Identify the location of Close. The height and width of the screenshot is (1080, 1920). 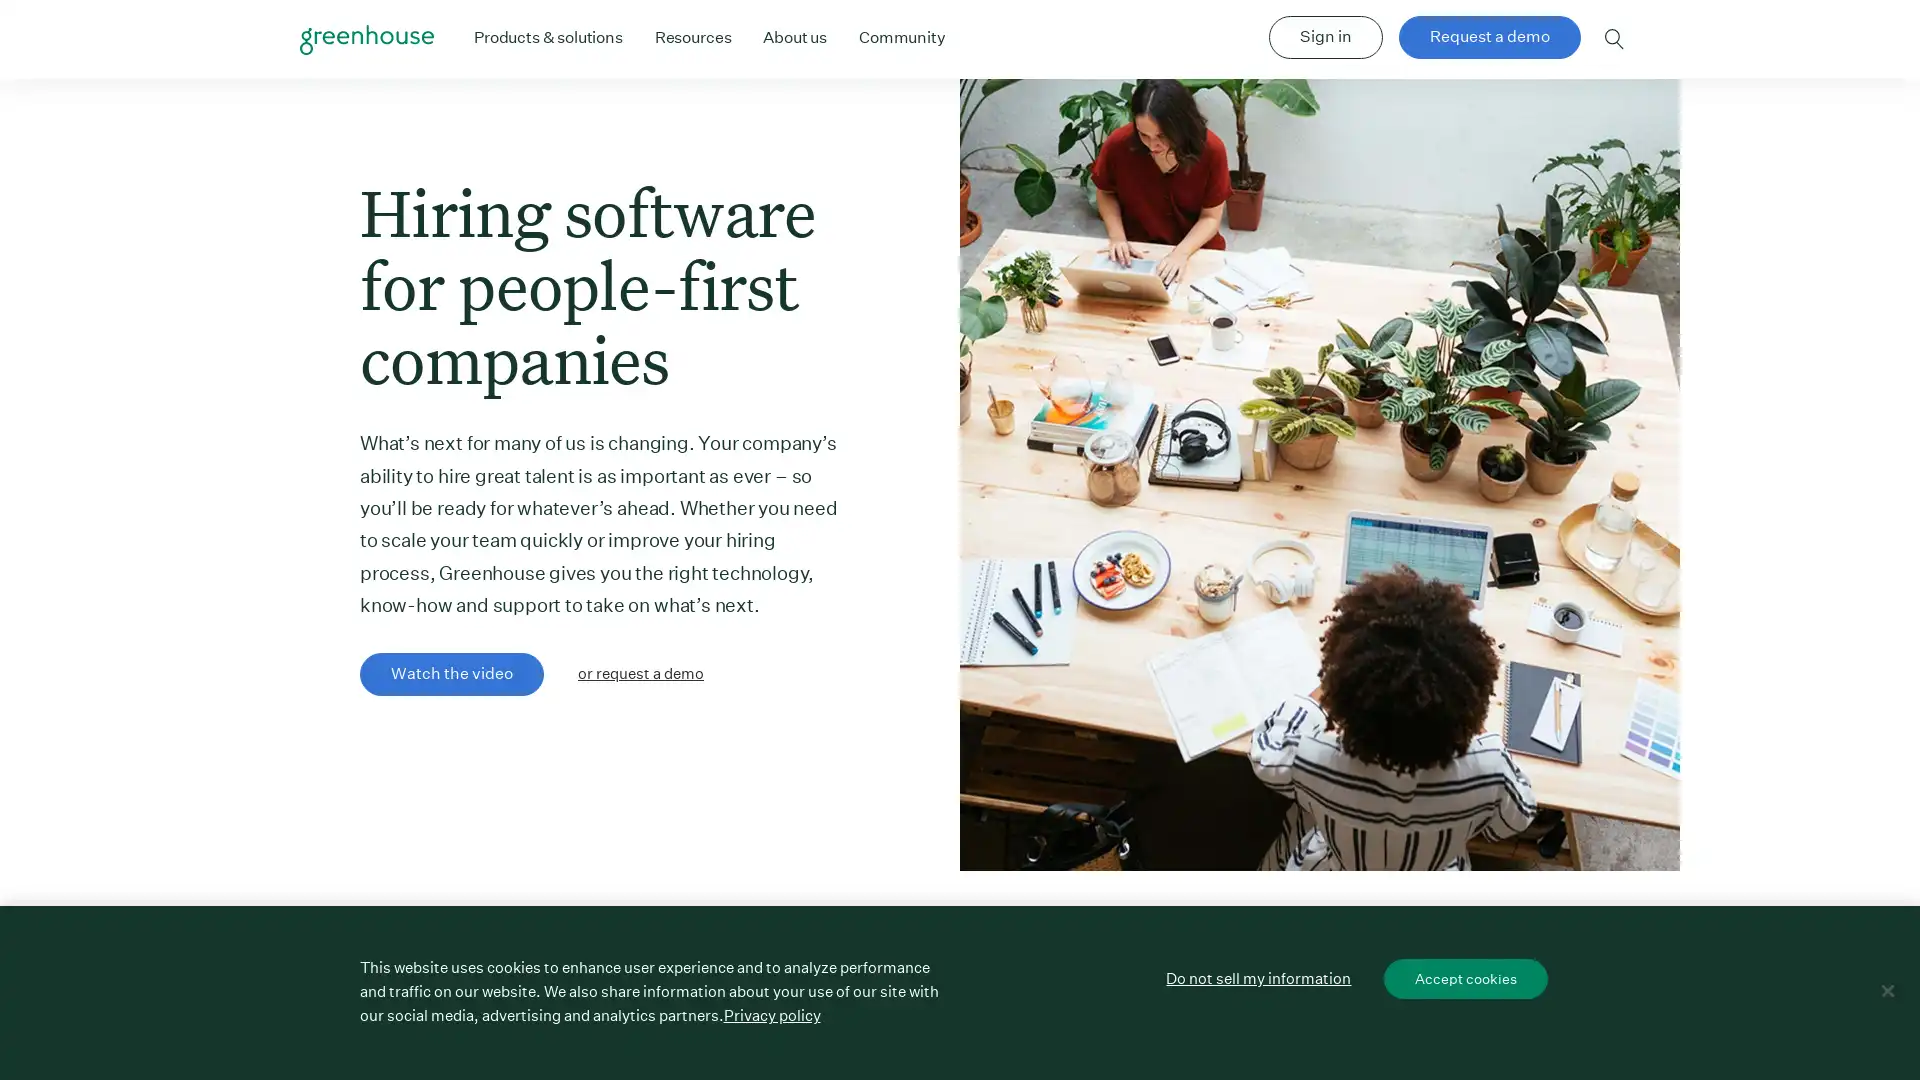
(1886, 991).